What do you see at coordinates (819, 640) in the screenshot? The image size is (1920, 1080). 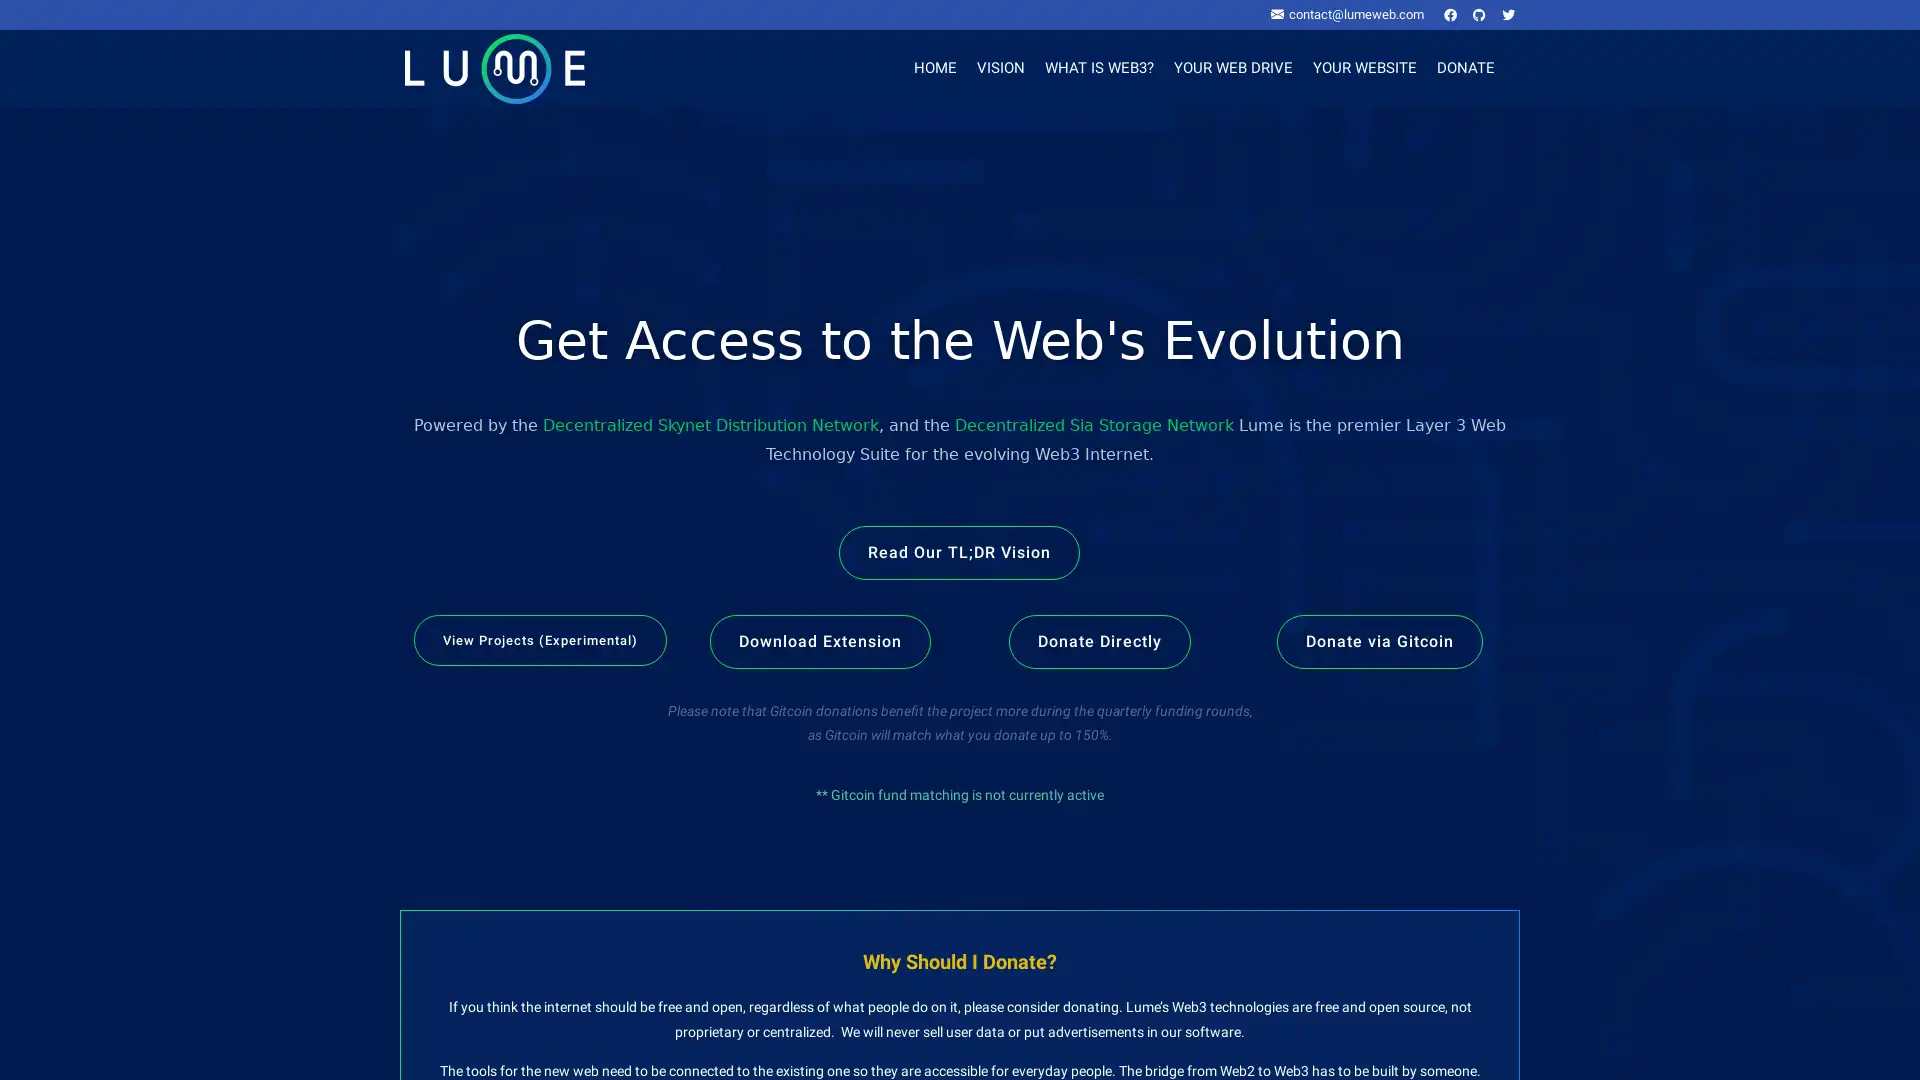 I see `Download Extension` at bounding box center [819, 640].